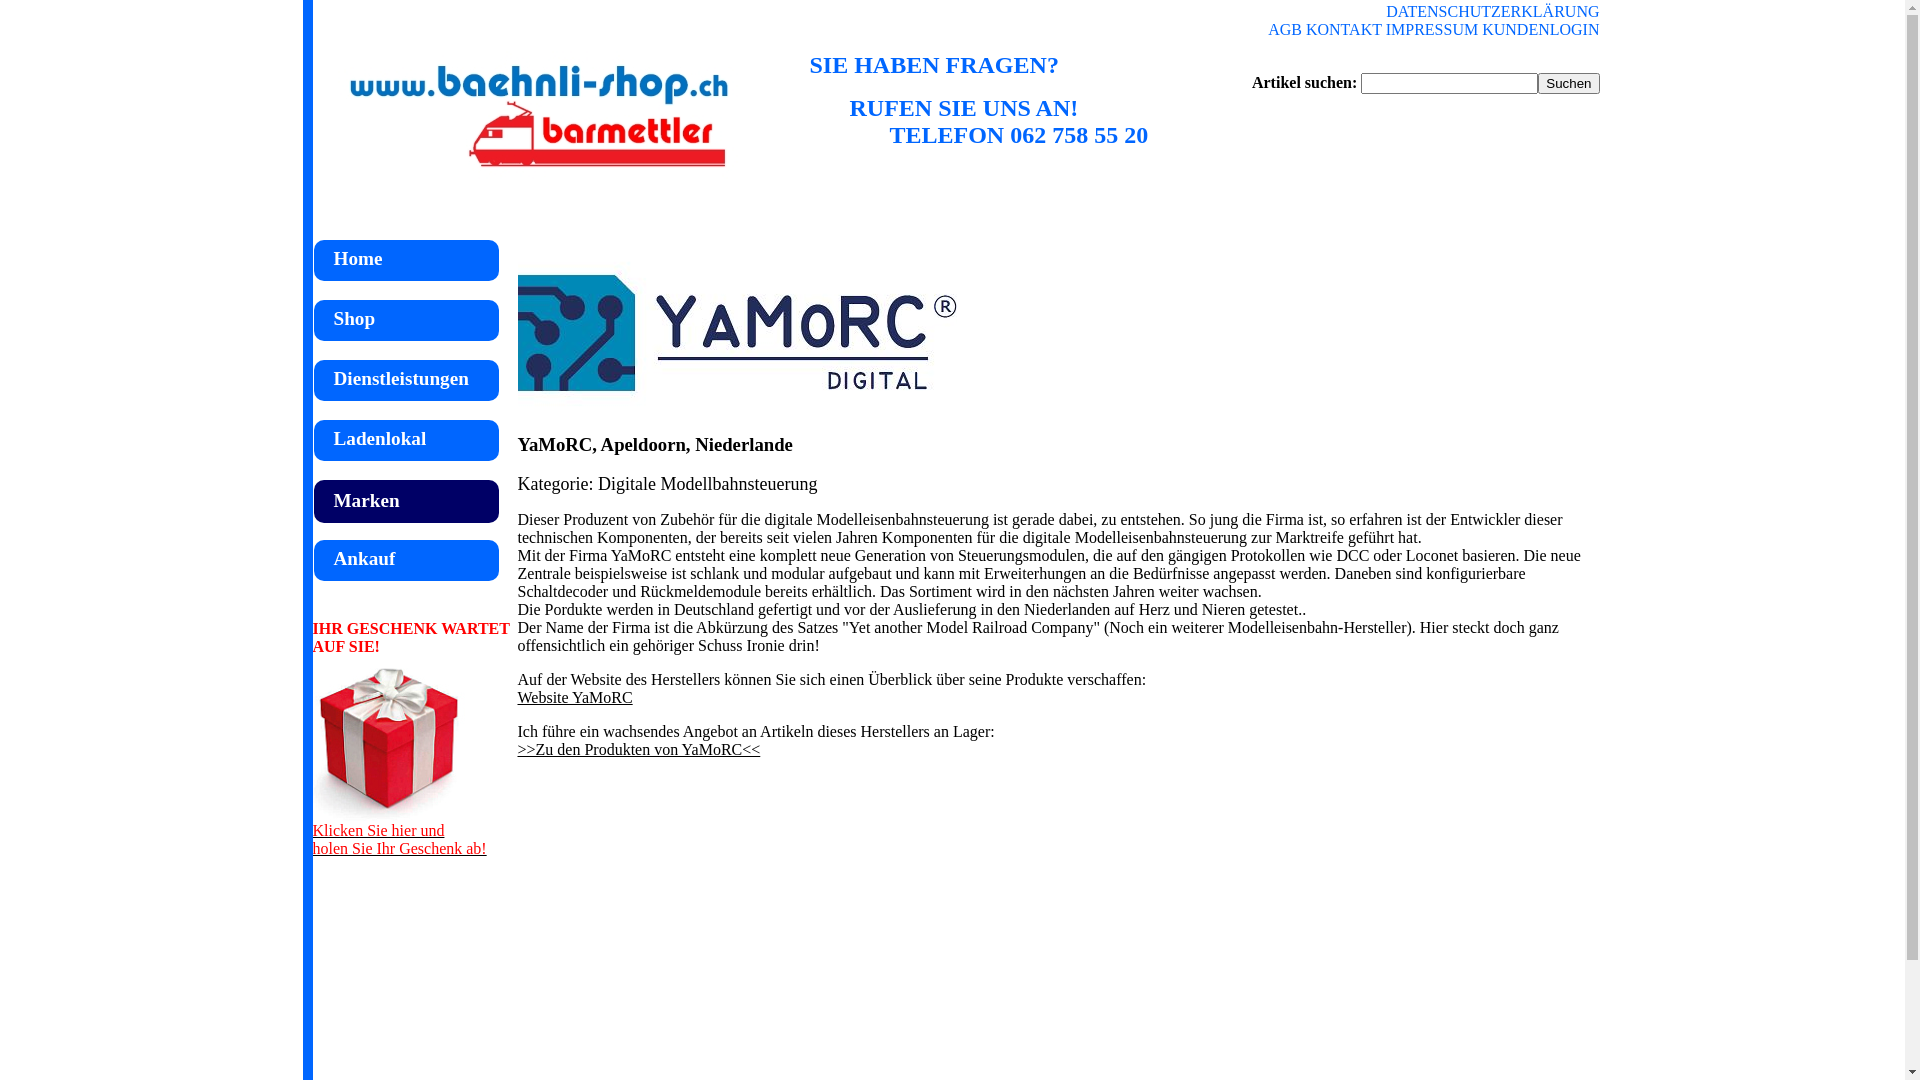  What do you see at coordinates (1539, 29) in the screenshot?
I see `'KUNDENLOGIN'` at bounding box center [1539, 29].